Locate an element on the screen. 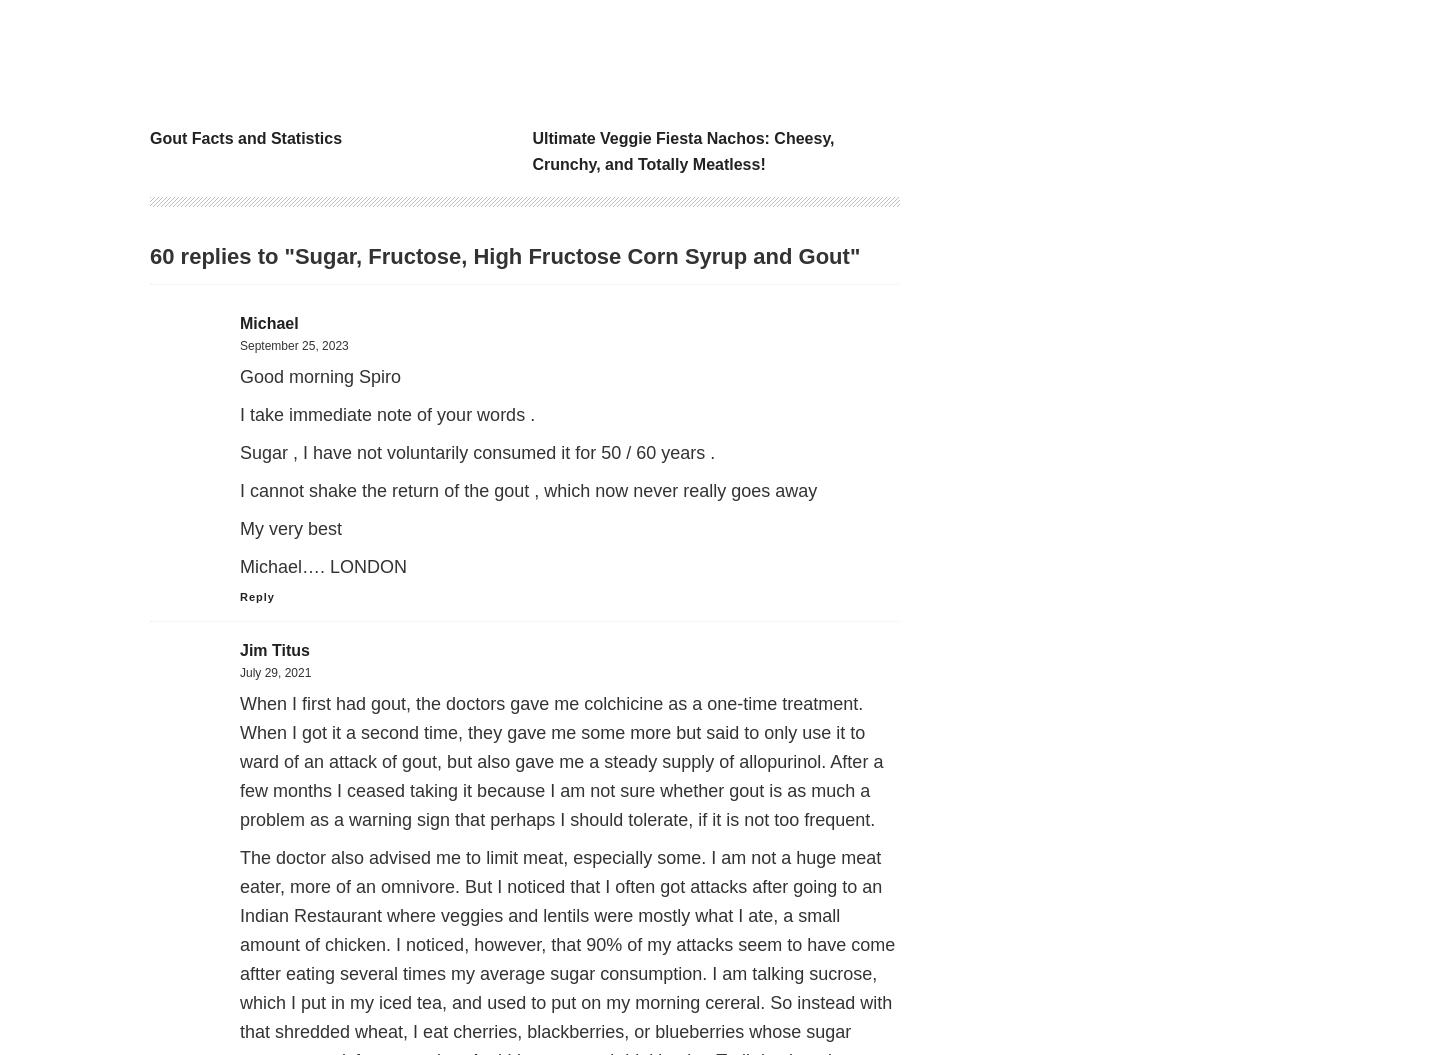 The image size is (1440, 1055). 'September 25, 2023' is located at coordinates (293, 345).